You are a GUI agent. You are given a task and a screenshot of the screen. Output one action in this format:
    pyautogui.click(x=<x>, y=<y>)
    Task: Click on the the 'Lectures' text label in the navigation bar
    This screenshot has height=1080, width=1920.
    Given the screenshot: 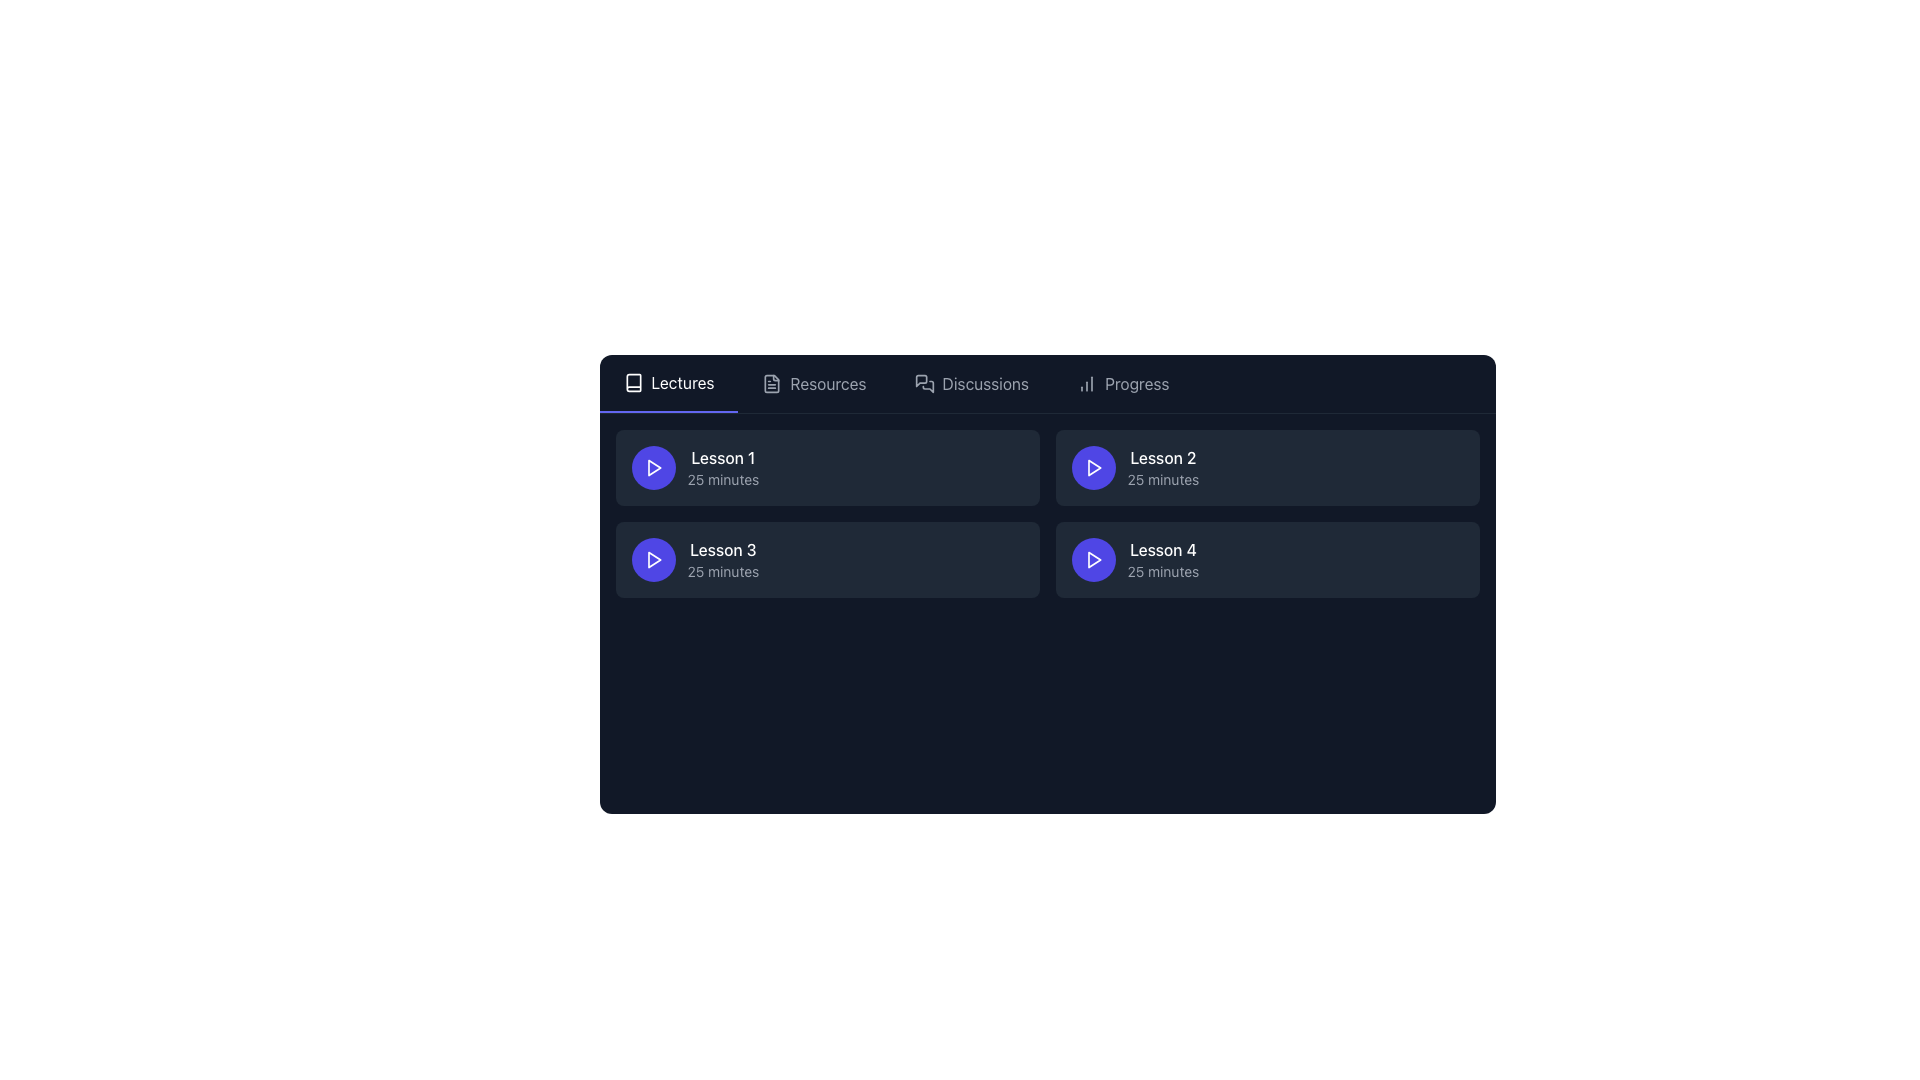 What is the action you would take?
    pyautogui.click(x=682, y=382)
    